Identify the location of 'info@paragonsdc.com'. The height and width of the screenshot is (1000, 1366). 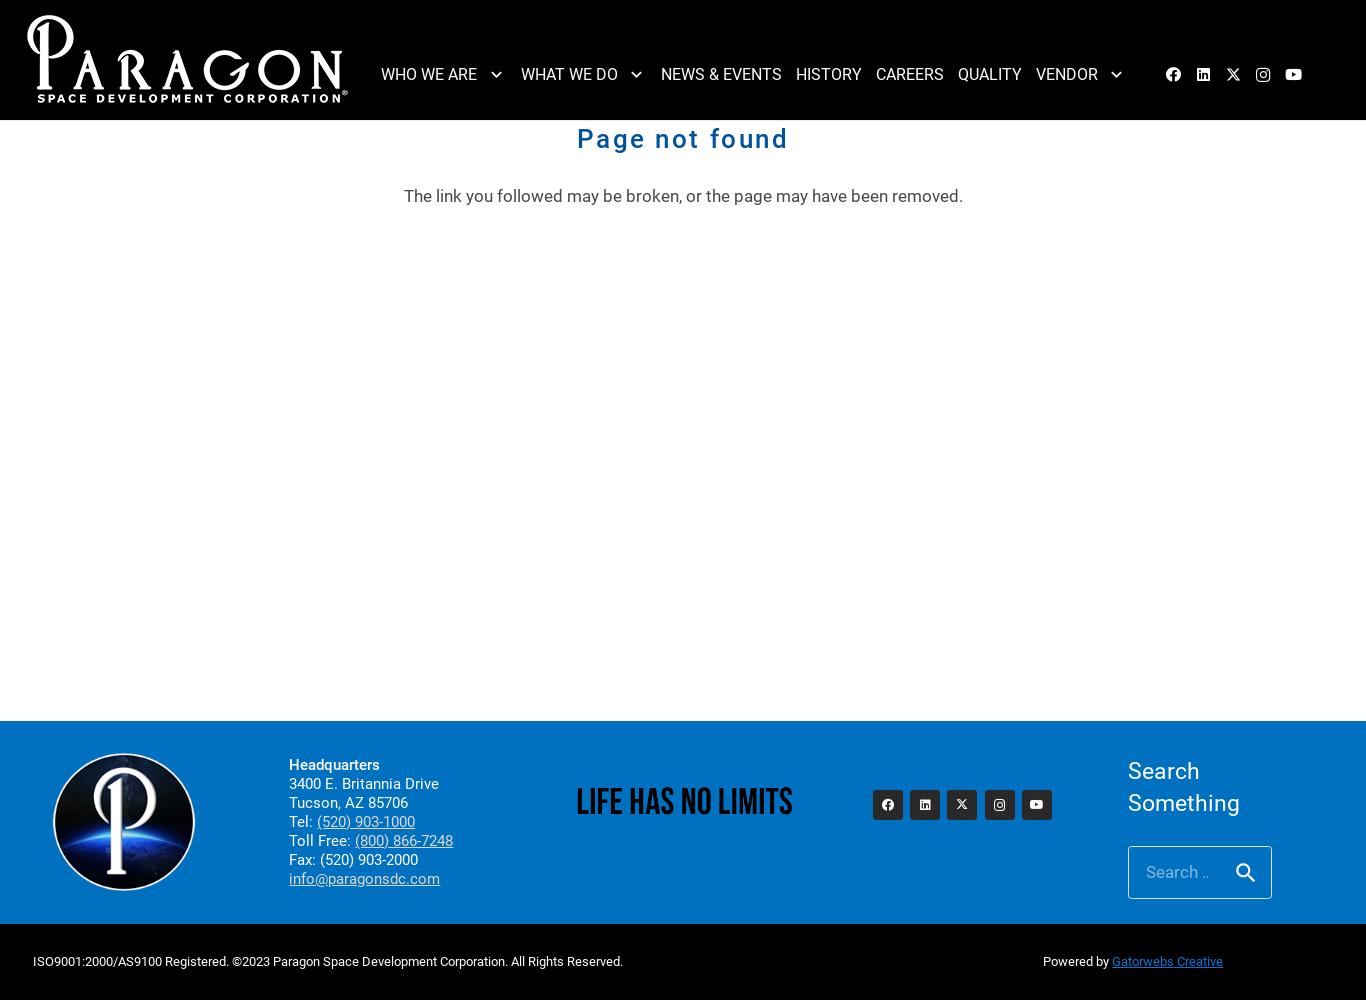
(363, 879).